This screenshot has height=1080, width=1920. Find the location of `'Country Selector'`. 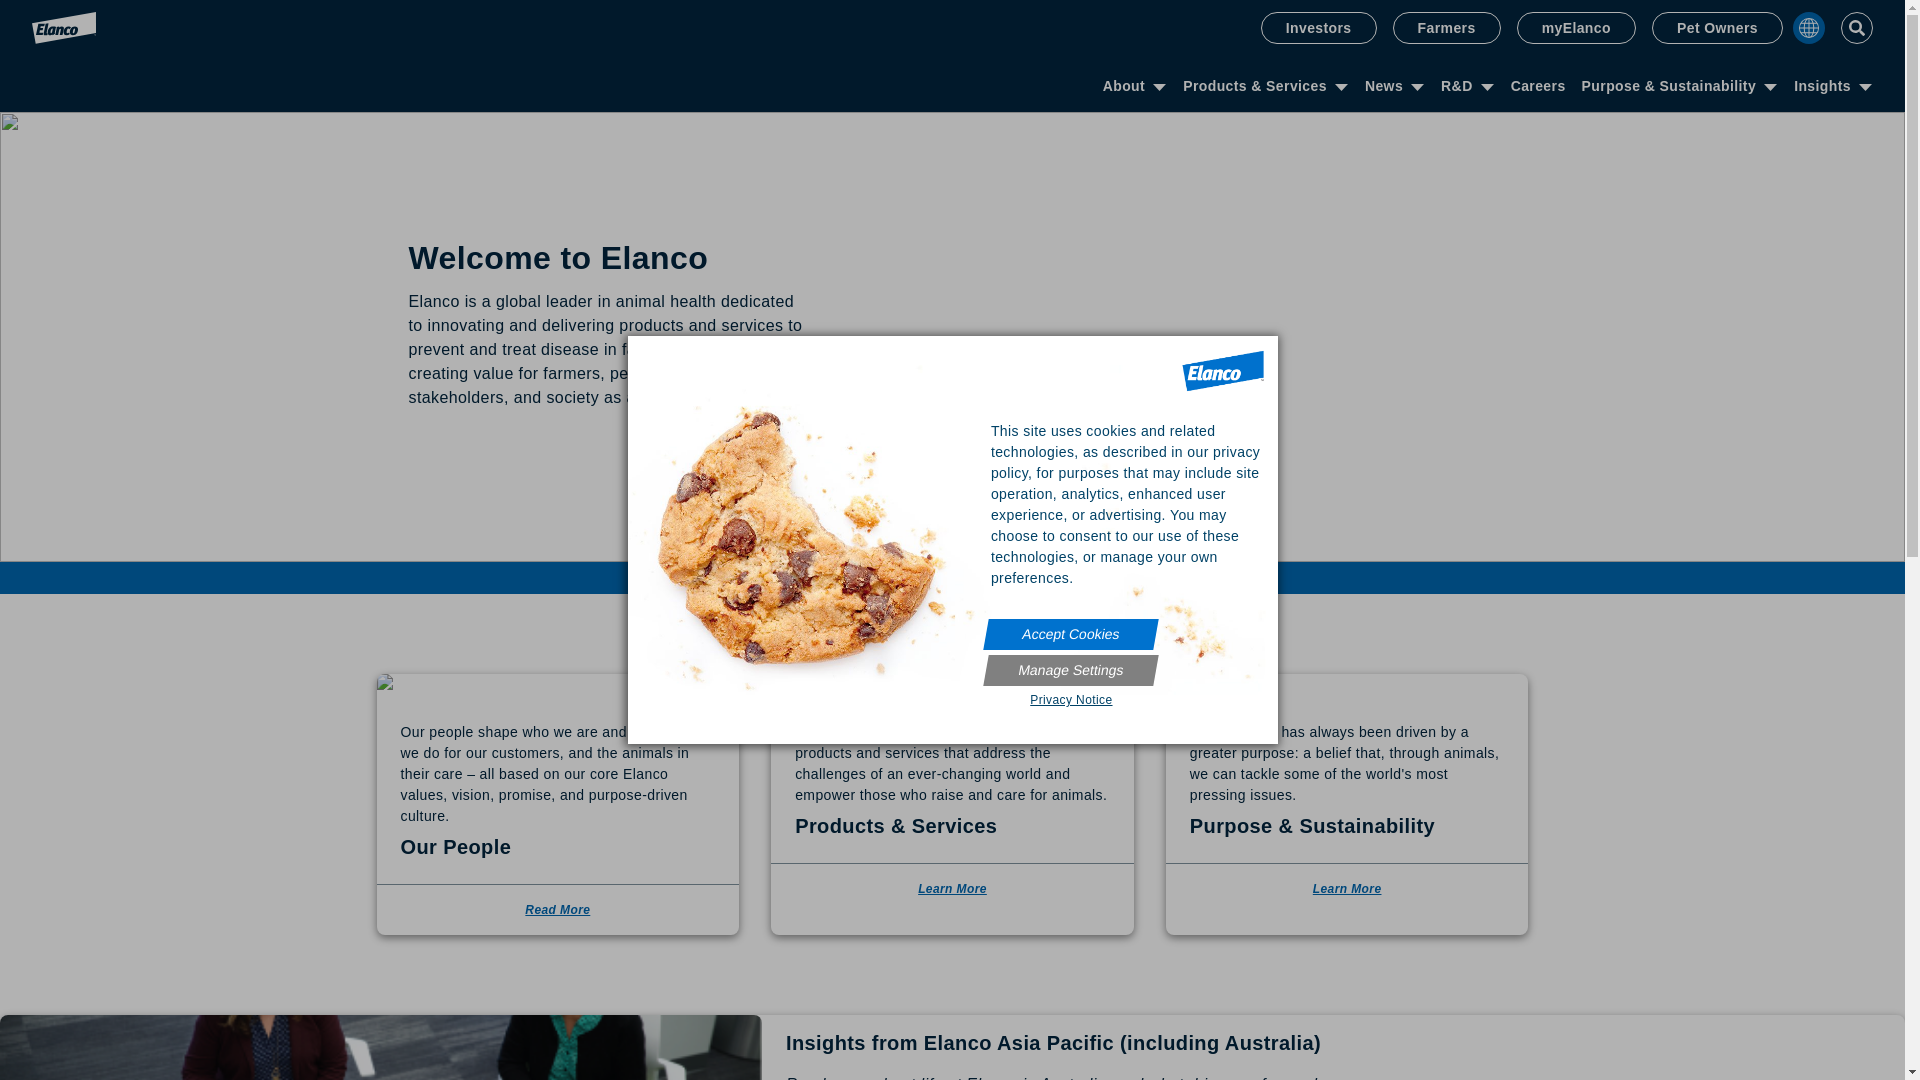

'Country Selector' is located at coordinates (1793, 27).